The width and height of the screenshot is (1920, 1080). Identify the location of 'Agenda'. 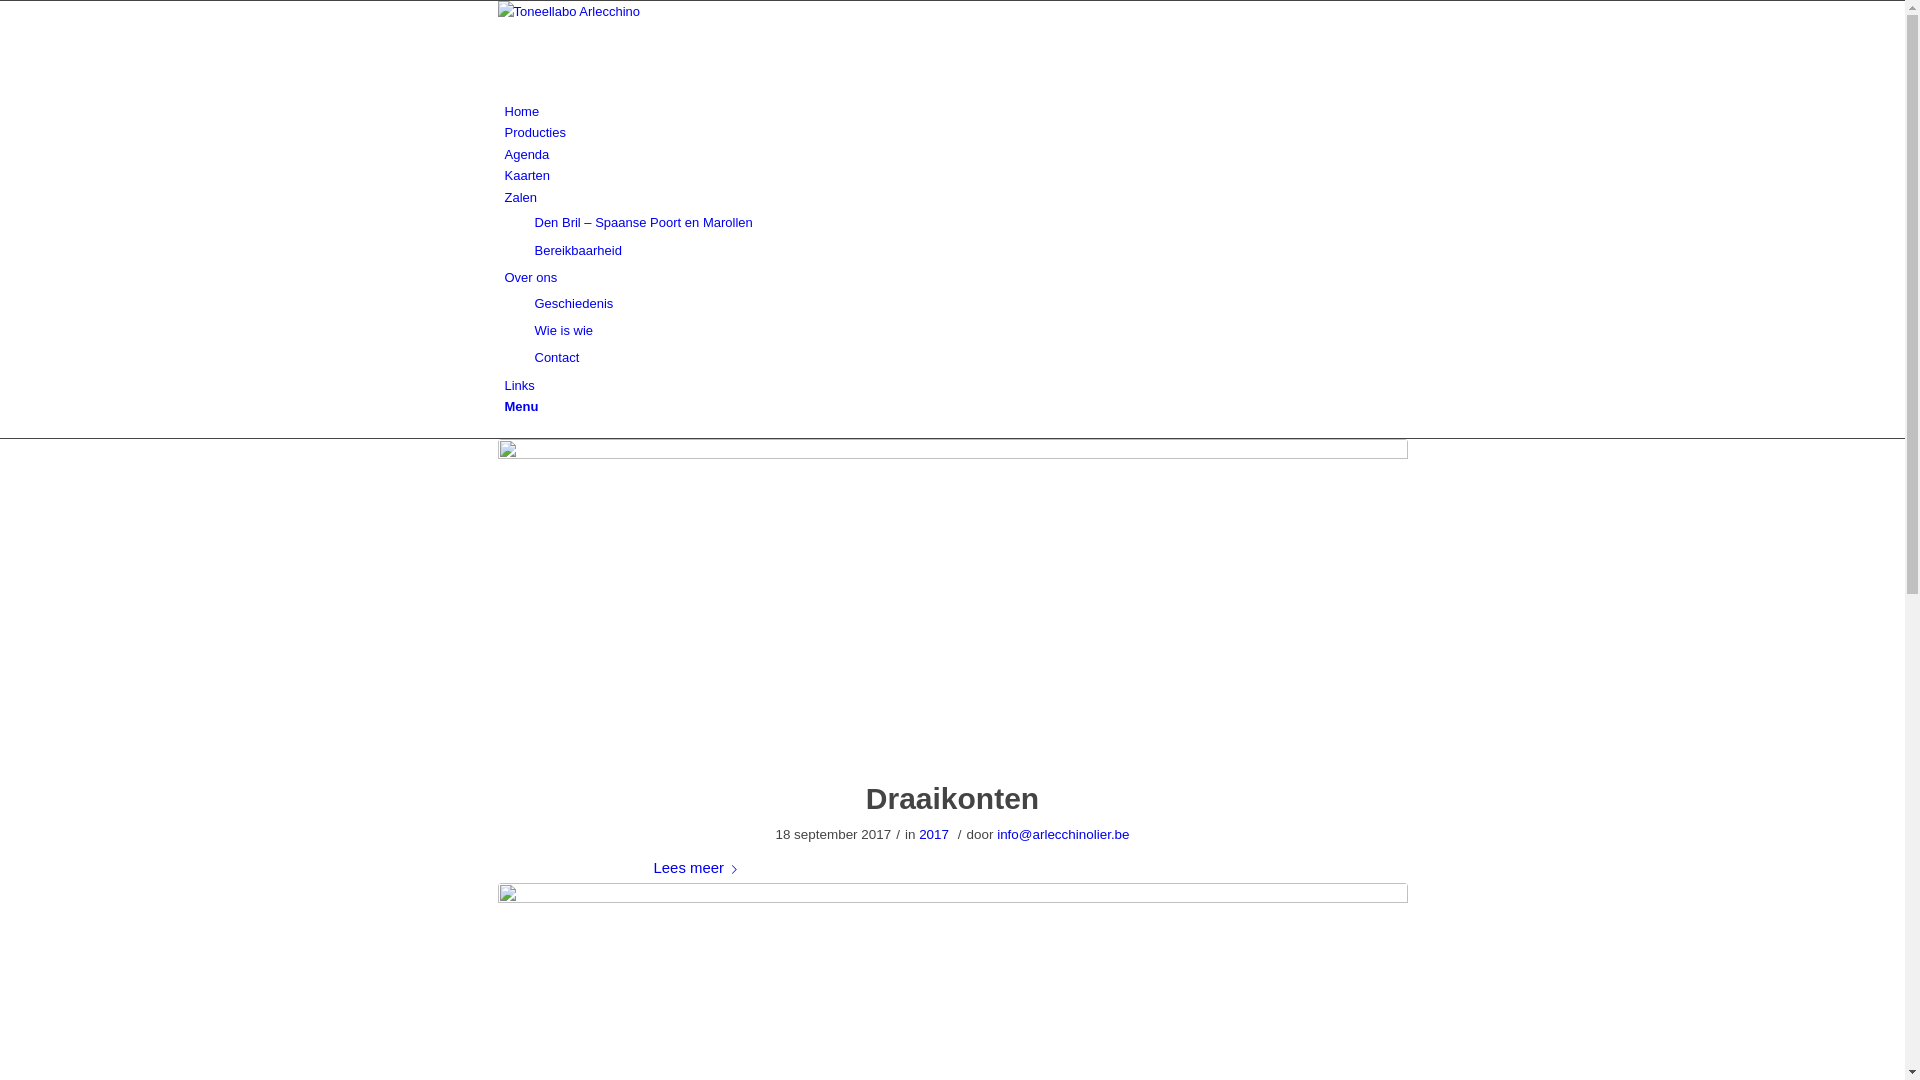
(526, 153).